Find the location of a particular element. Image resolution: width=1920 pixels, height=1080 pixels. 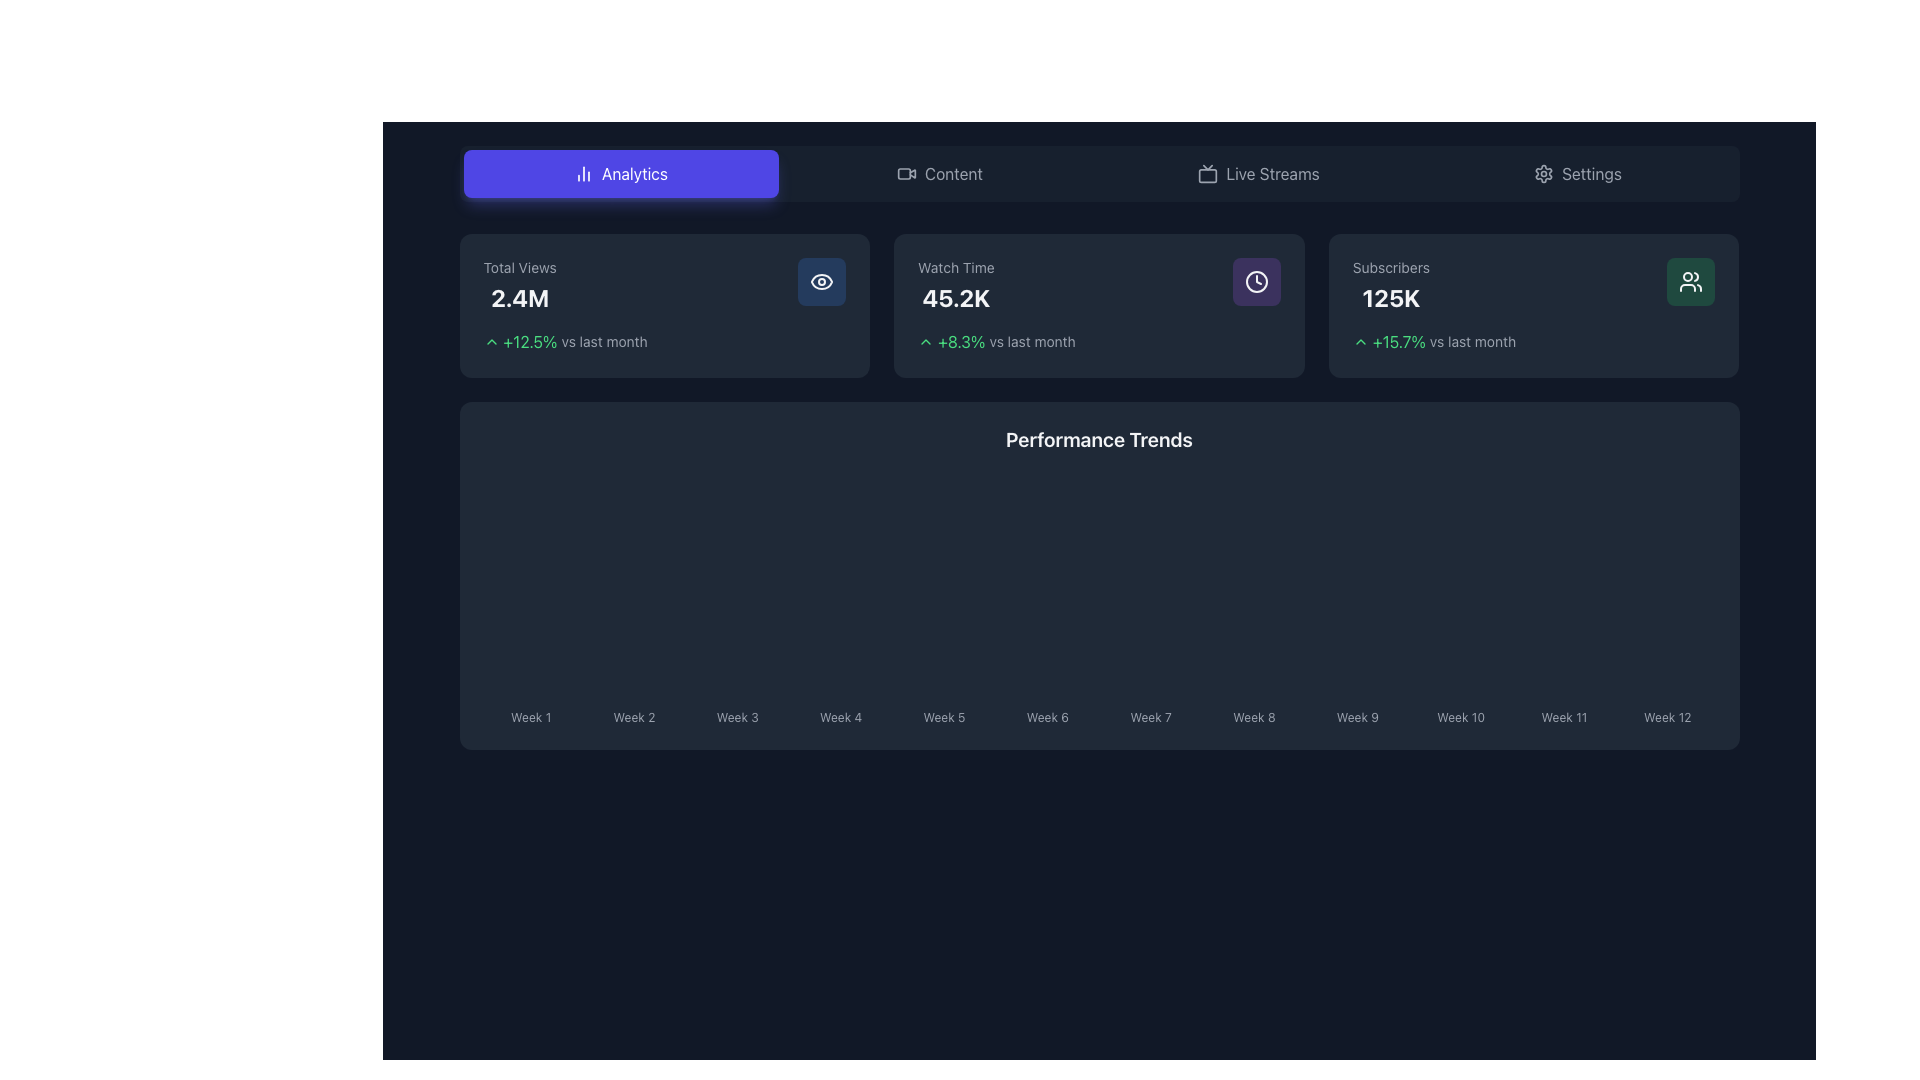

the gear-shaped settings icon located in the toolbar's far-right section is located at coordinates (1543, 172).